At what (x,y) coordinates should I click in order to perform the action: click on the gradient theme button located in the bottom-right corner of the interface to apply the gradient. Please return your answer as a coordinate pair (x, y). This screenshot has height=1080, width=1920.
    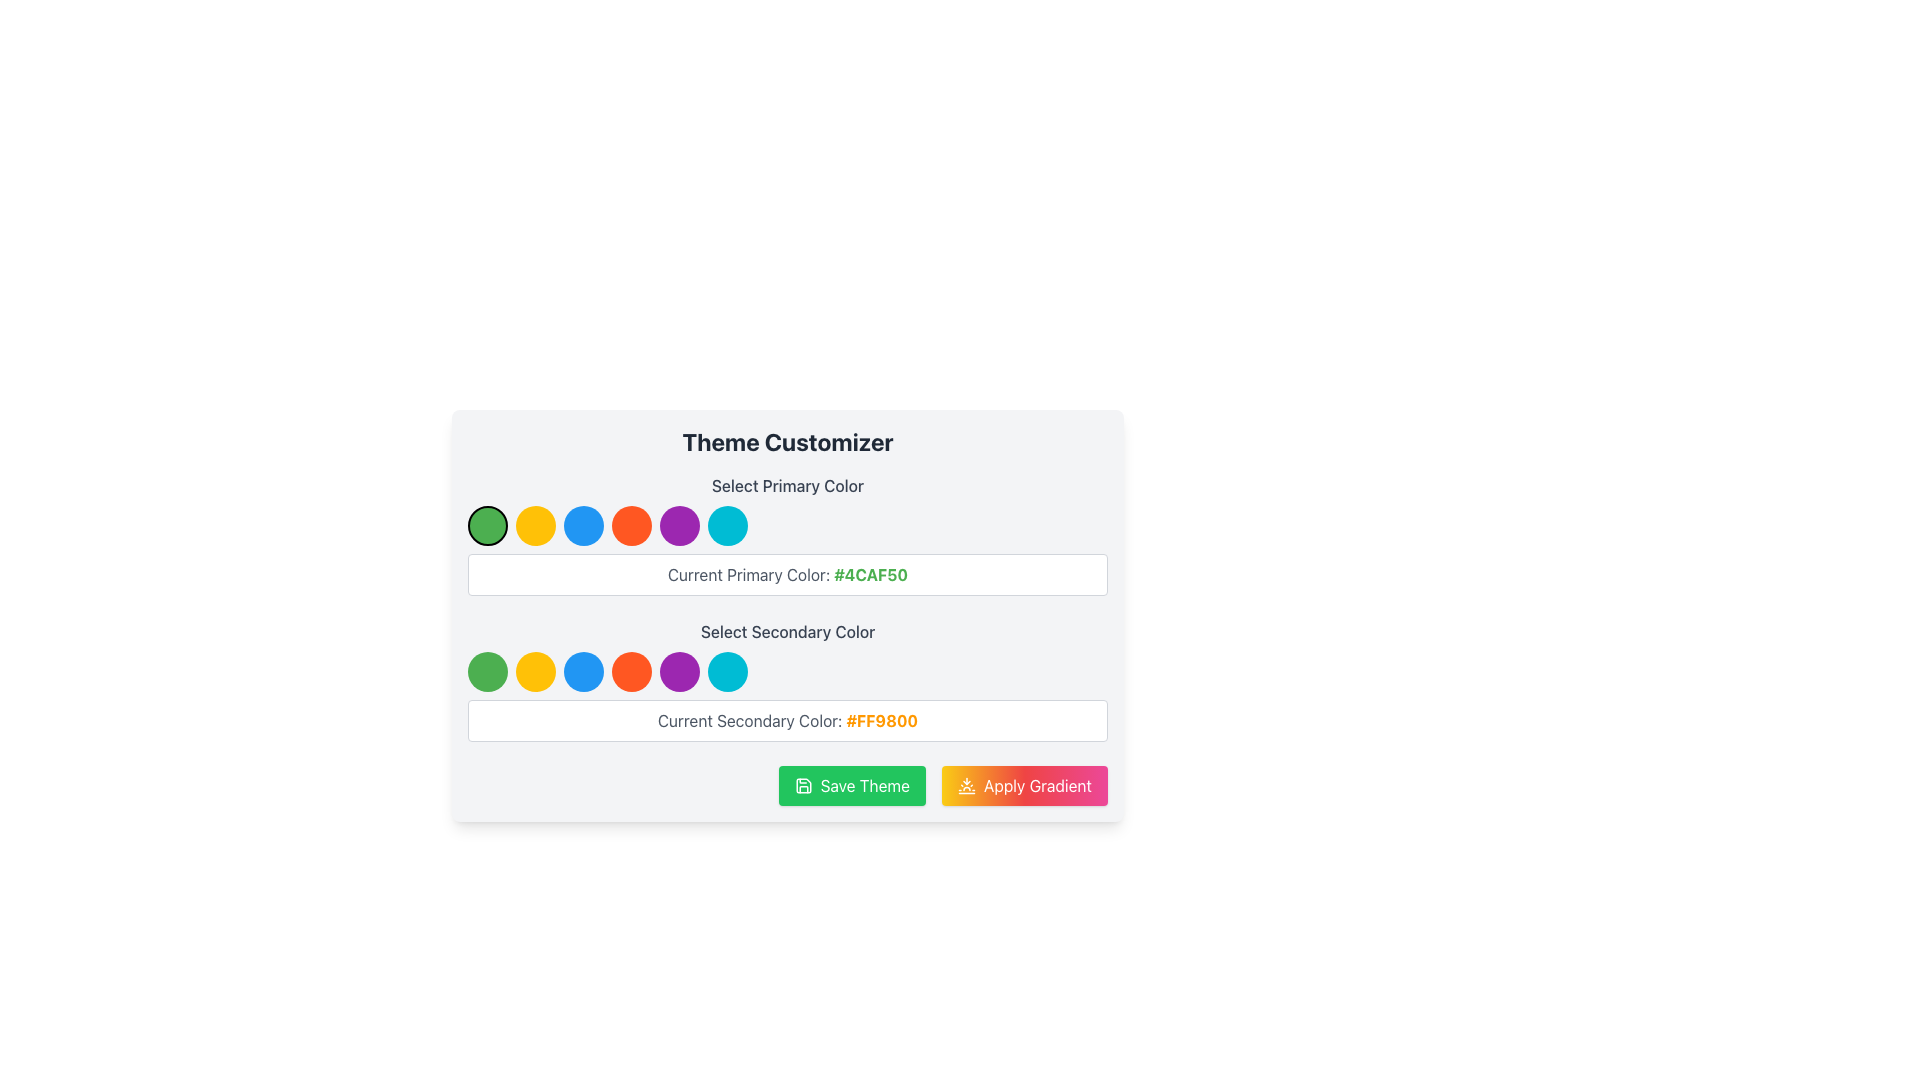
    Looking at the image, I should click on (1023, 785).